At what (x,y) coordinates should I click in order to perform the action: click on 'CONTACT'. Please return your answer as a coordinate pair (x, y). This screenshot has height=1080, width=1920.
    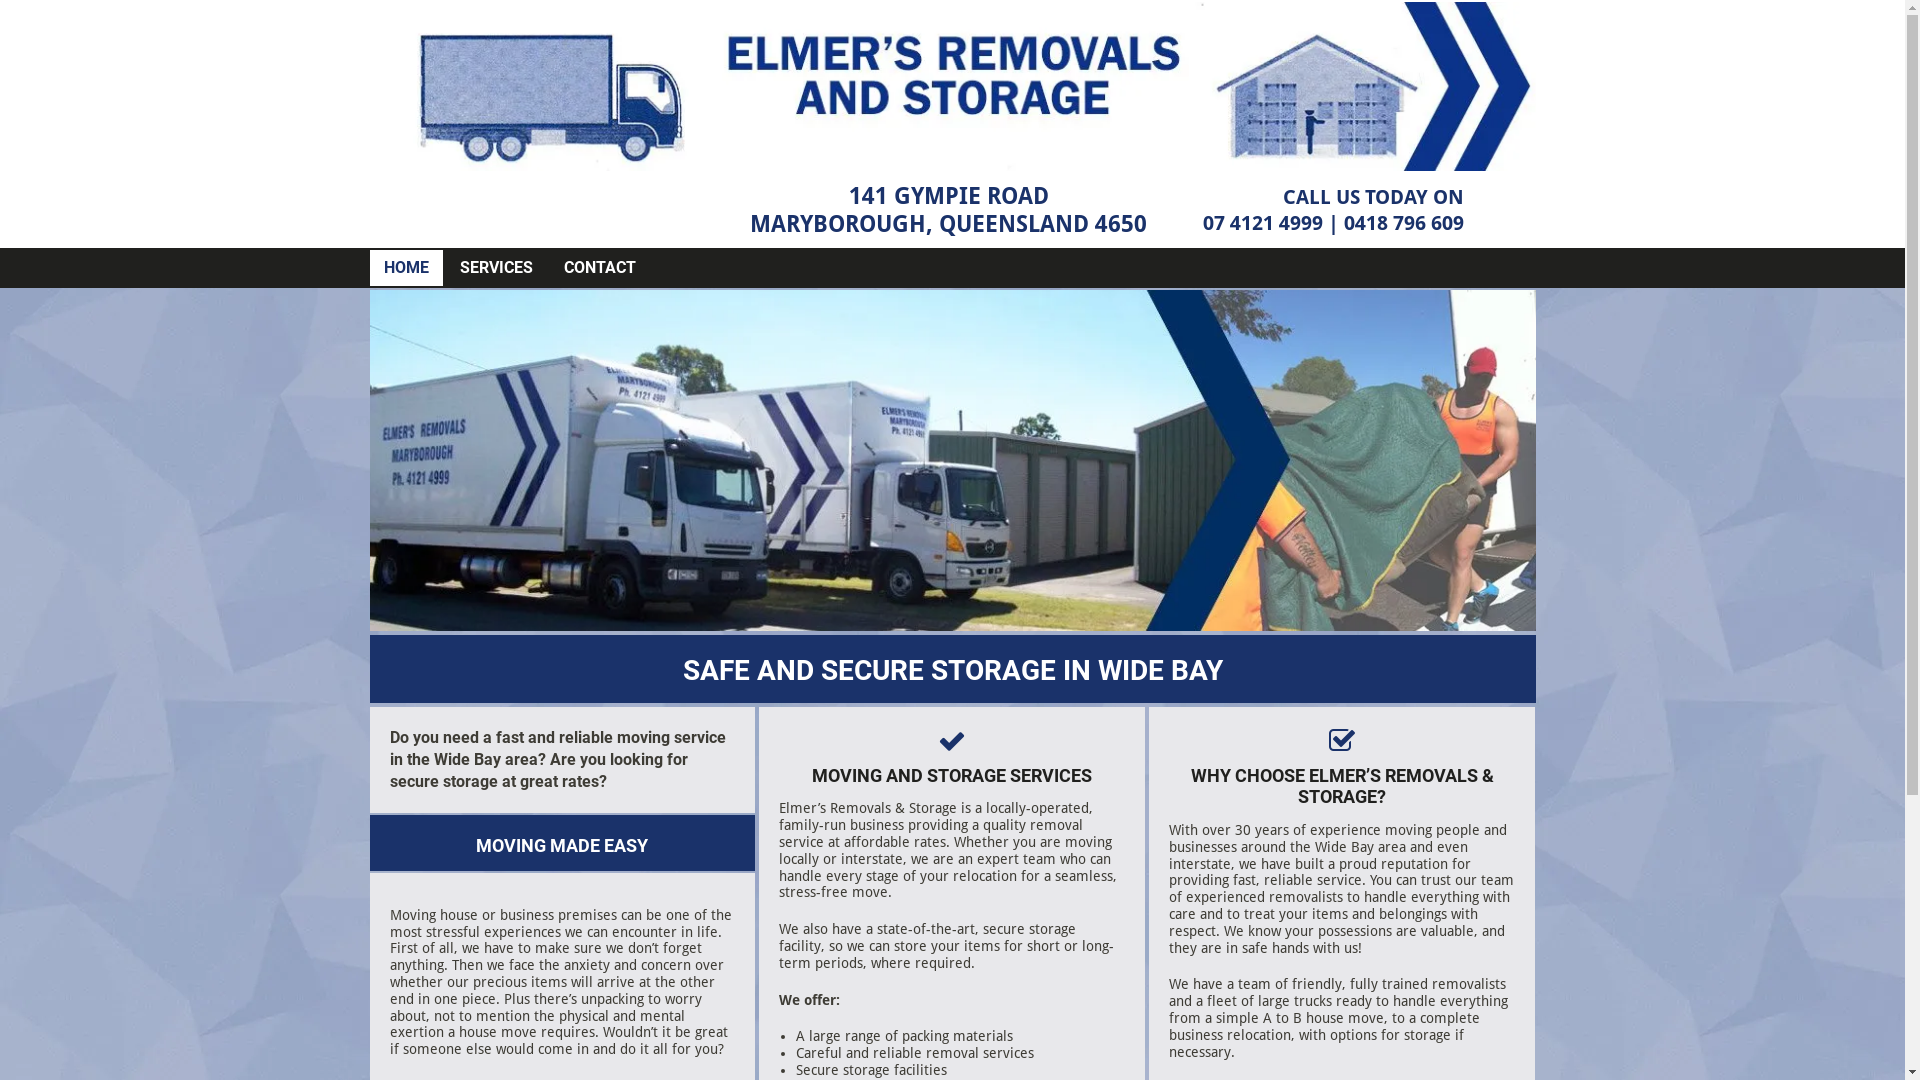
    Looking at the image, I should click on (599, 266).